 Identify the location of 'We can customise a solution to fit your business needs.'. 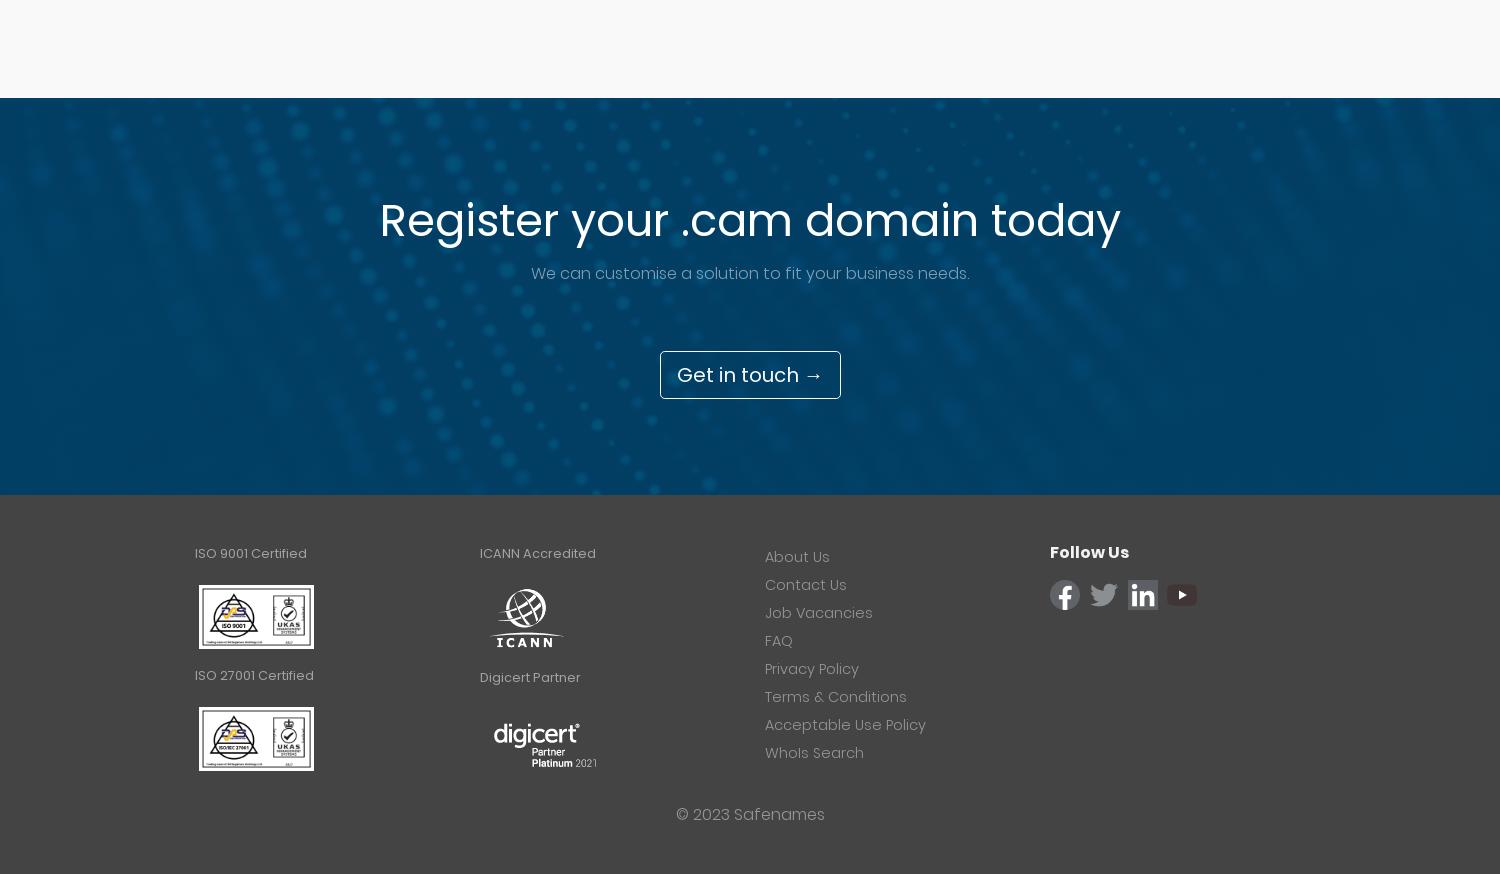
(750, 273).